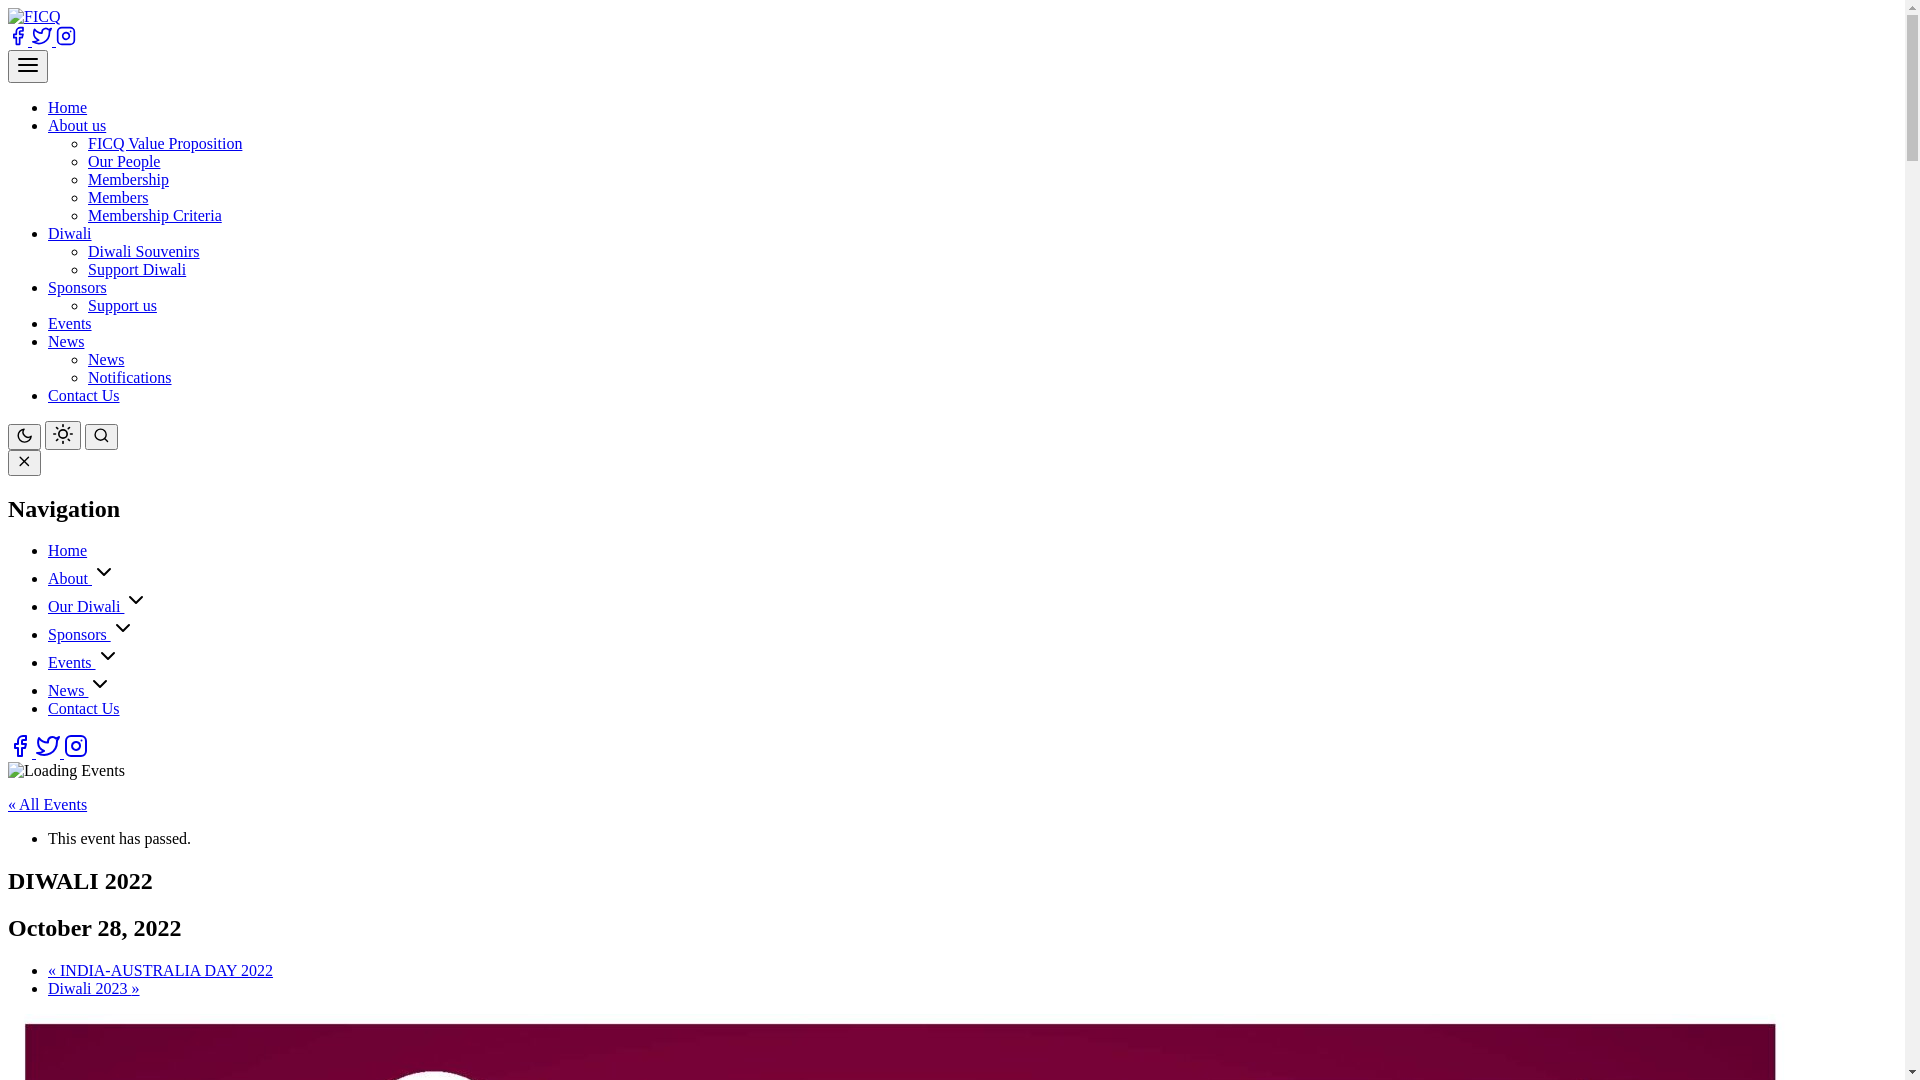 This screenshot has width=1920, height=1080. Describe the element at coordinates (127, 178) in the screenshot. I see `'Membership'` at that location.